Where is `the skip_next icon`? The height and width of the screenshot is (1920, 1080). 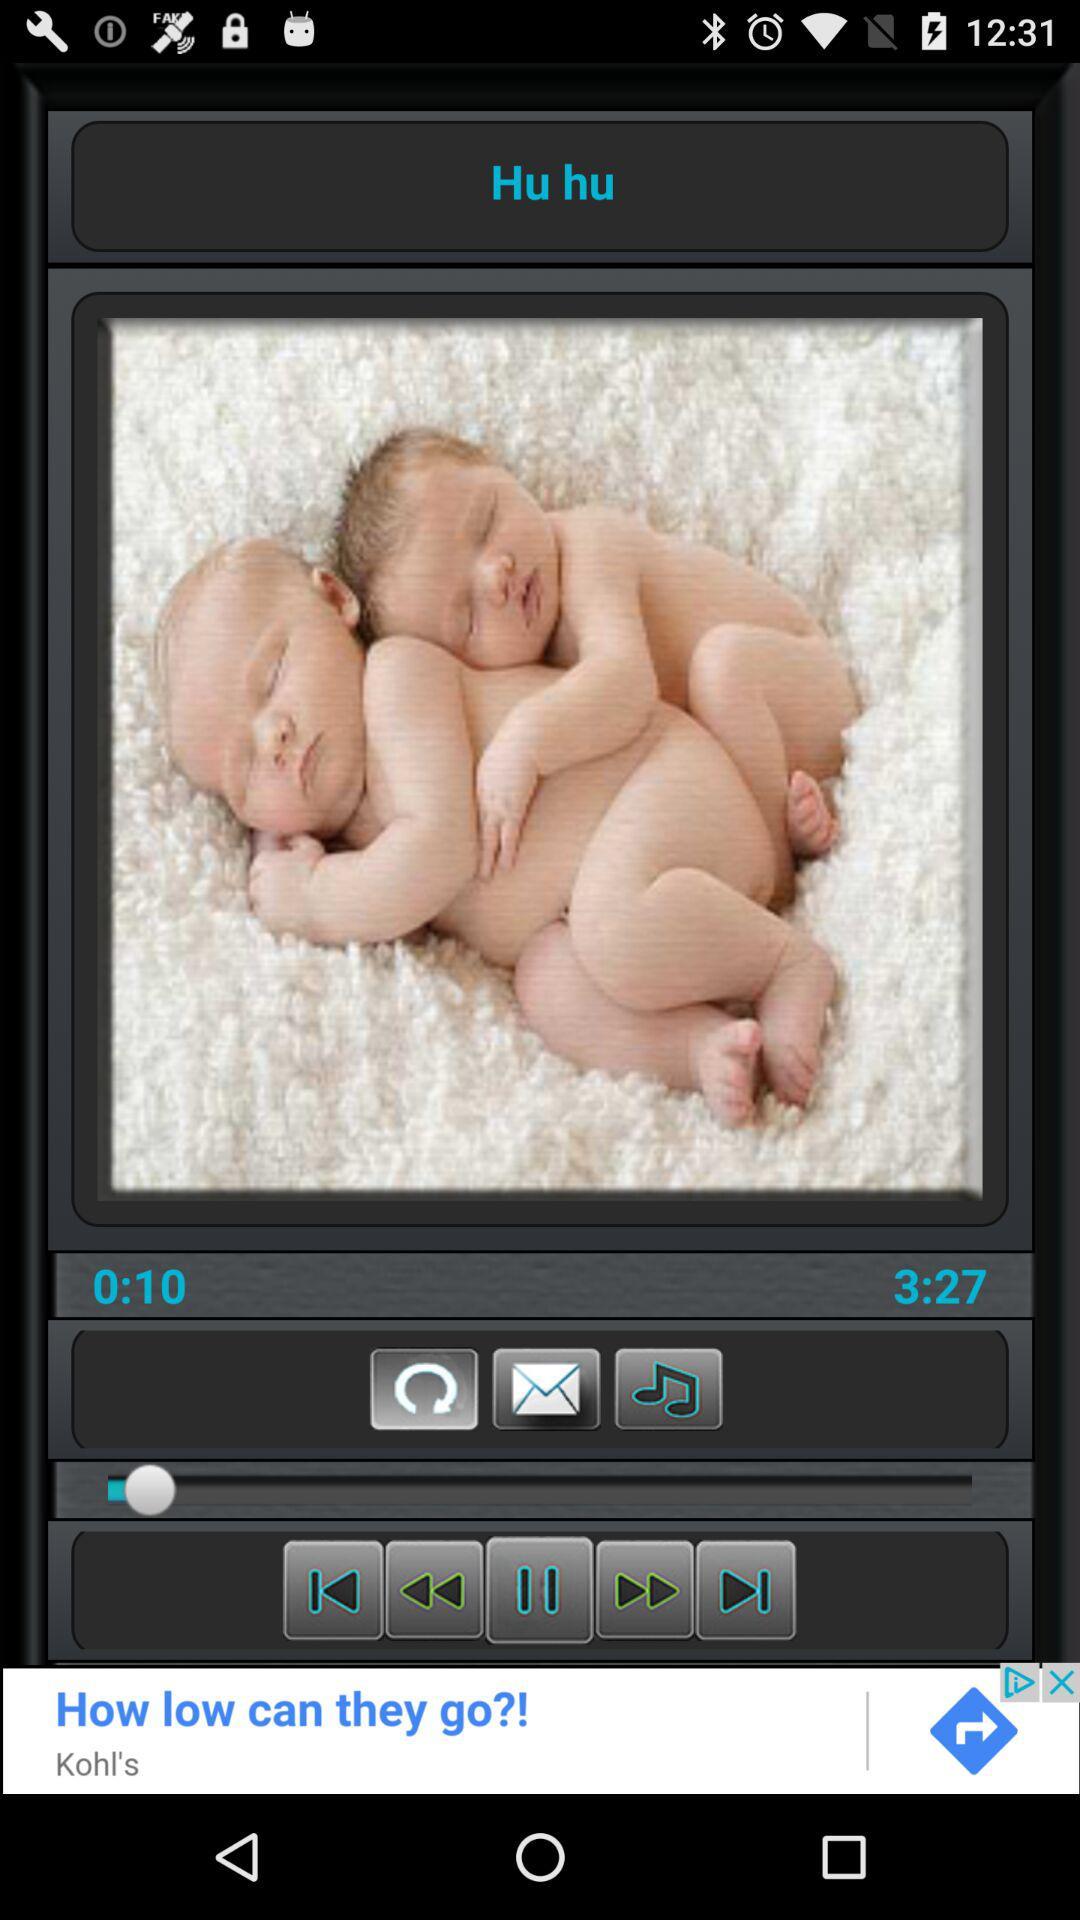 the skip_next icon is located at coordinates (745, 1701).